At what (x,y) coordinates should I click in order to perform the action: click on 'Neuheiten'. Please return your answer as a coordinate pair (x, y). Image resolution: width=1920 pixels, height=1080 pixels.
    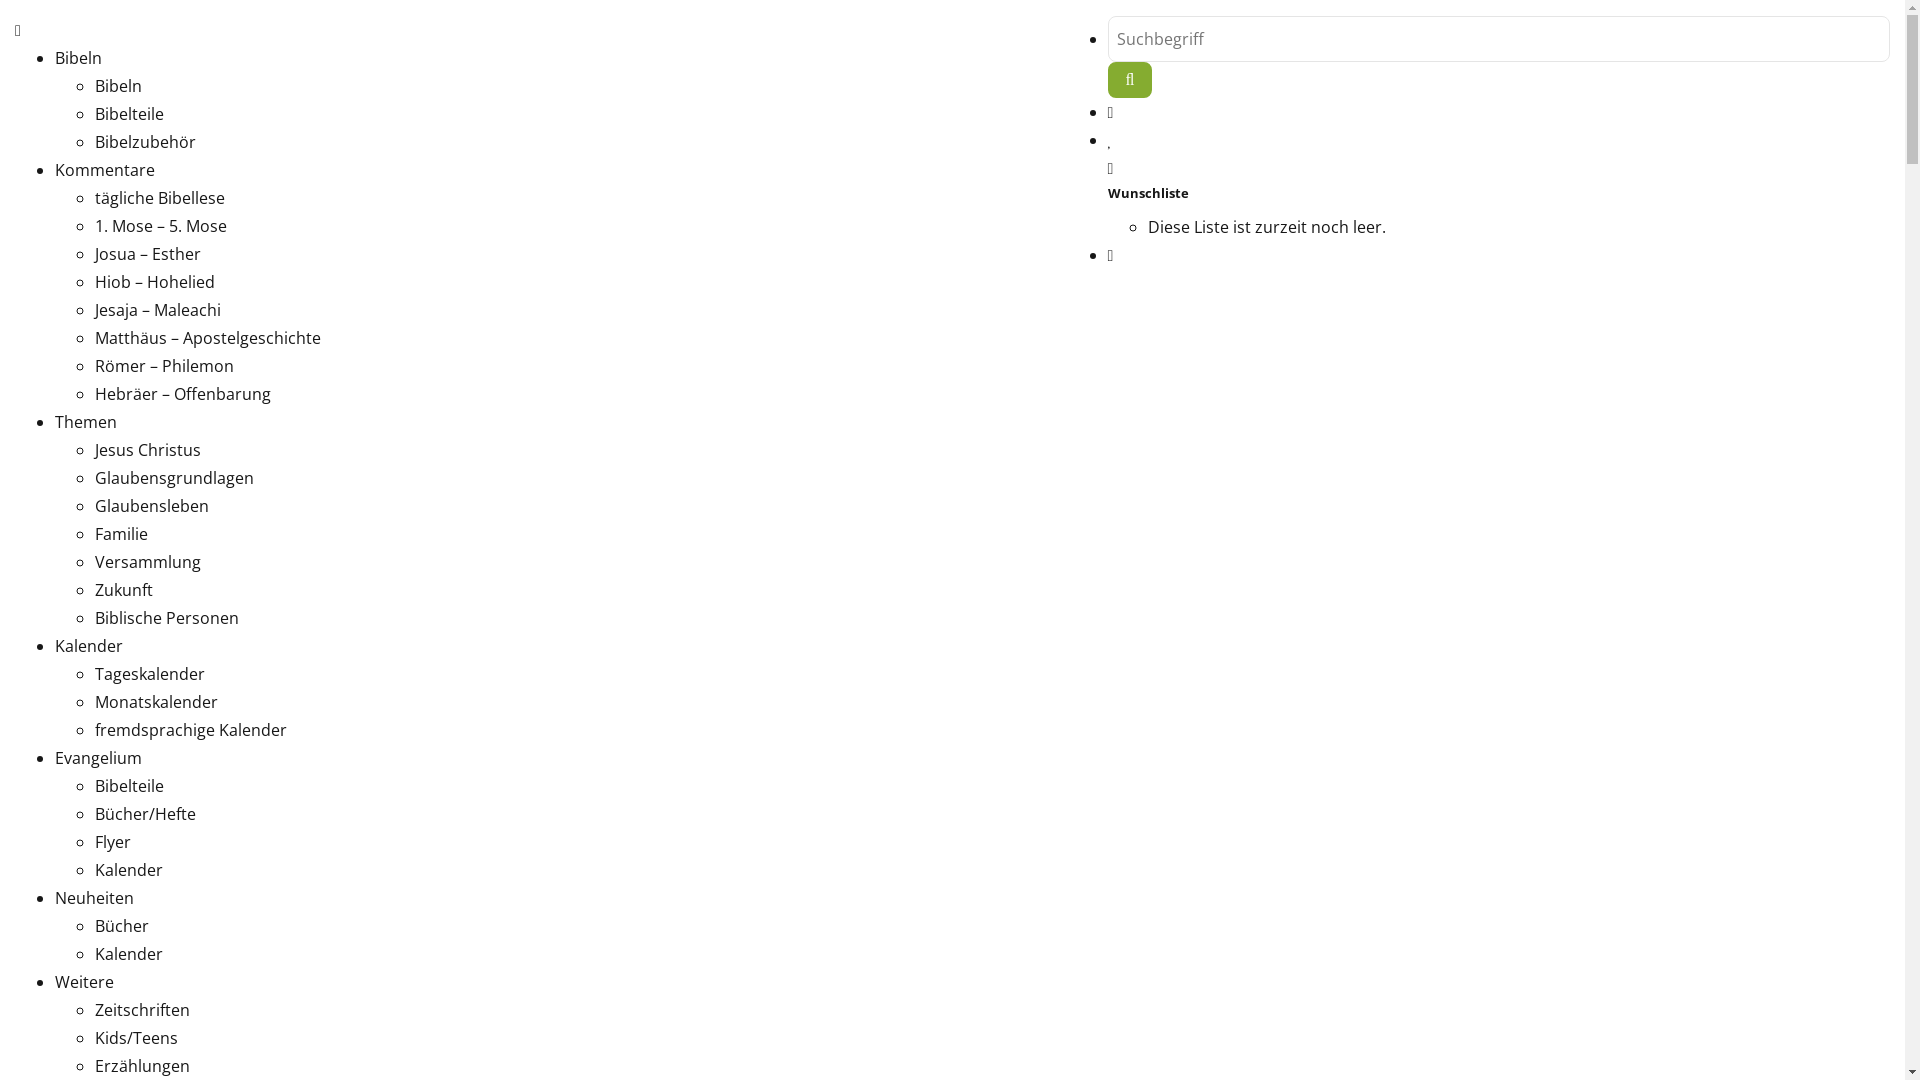
    Looking at the image, I should click on (54, 897).